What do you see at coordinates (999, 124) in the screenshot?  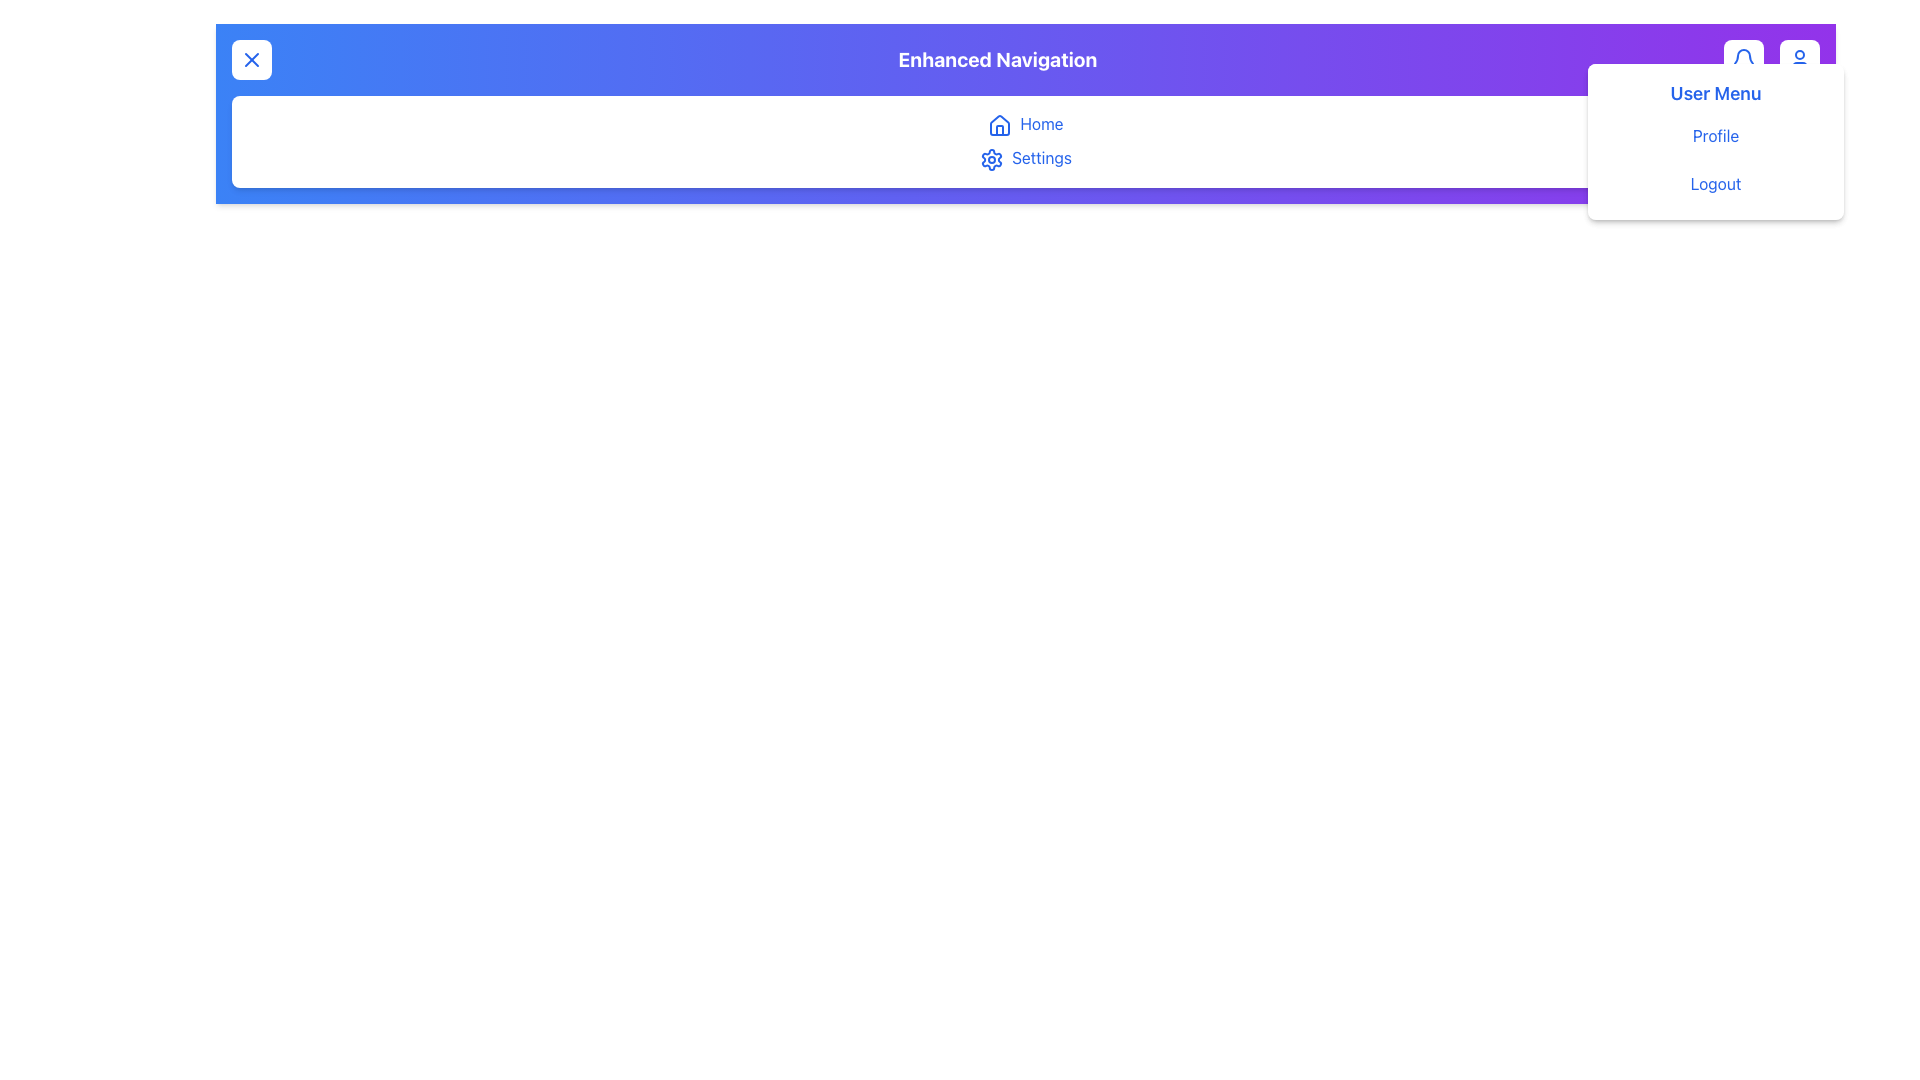 I see `the homepage icon located on the top navigation bar, which is aligned to the left of the 'Home' text` at bounding box center [999, 124].